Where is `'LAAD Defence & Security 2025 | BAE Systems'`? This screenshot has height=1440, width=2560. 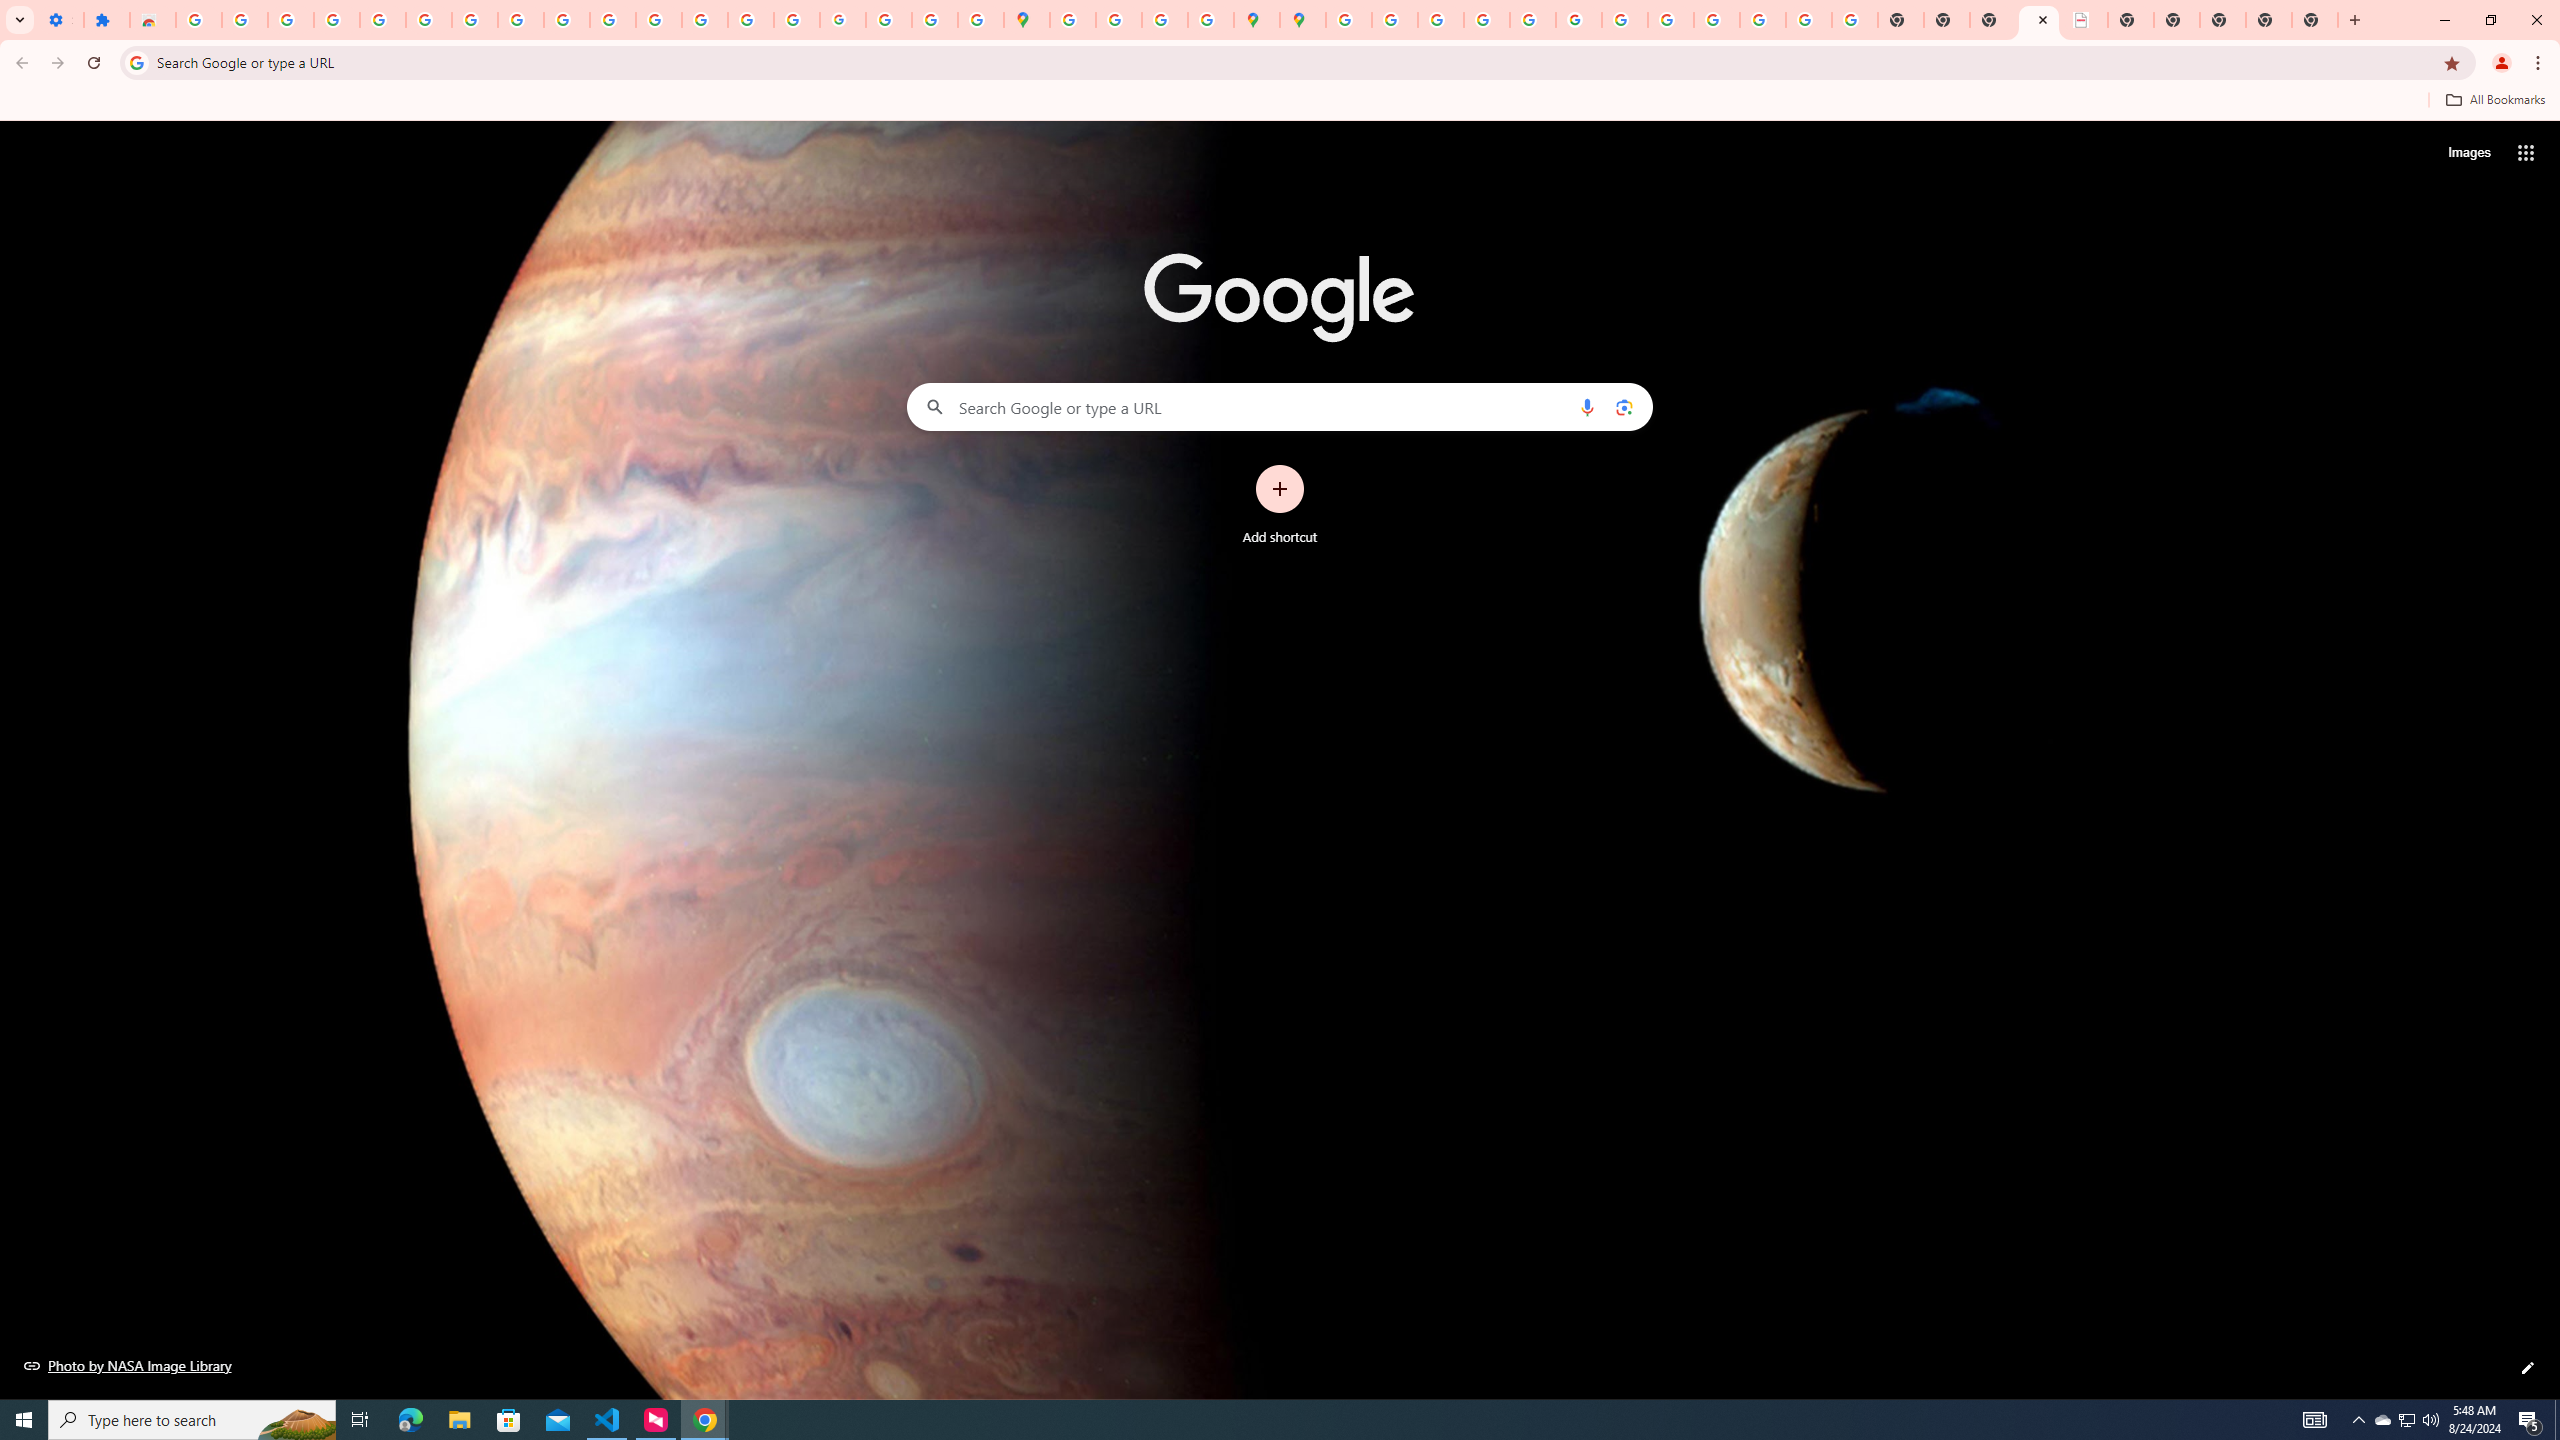
'LAAD Defence & Security 2025 | BAE Systems' is located at coordinates (2084, 19).